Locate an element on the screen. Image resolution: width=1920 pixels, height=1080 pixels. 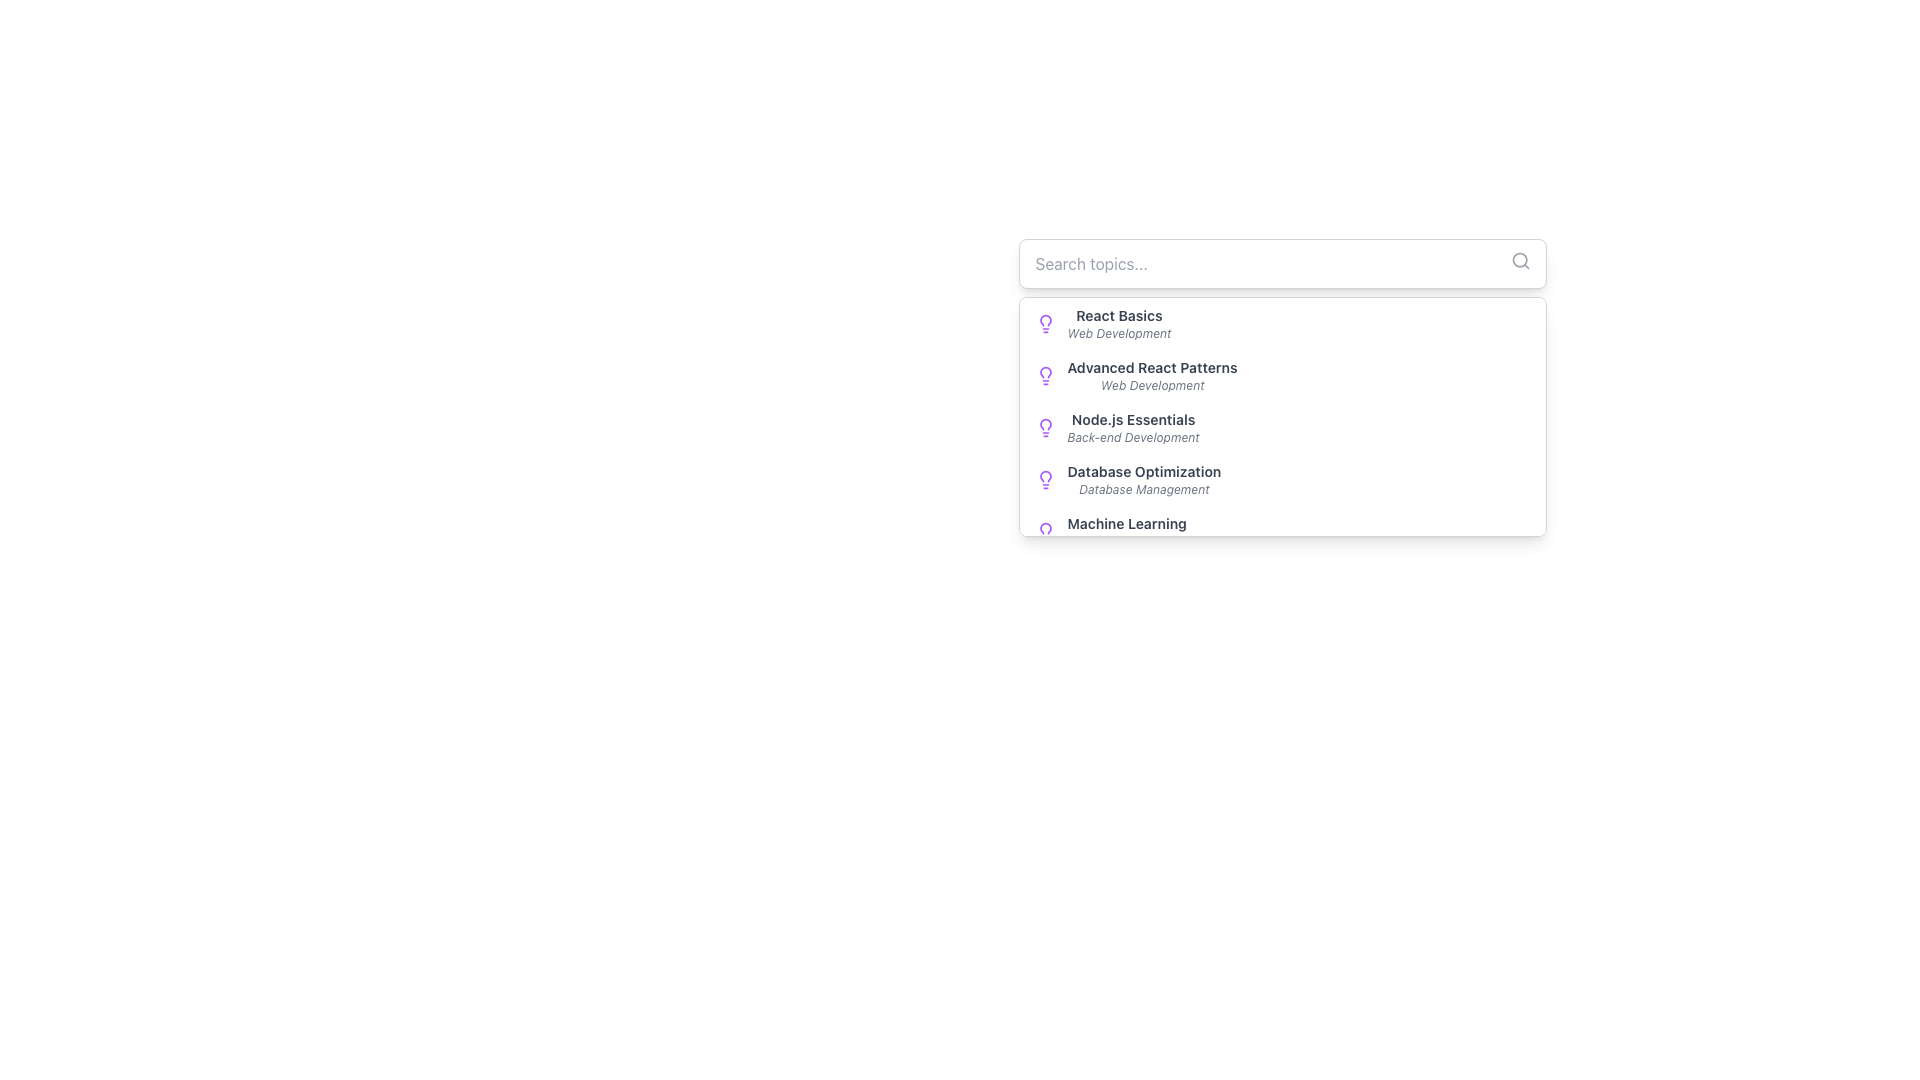
on the fourth list item labeled 'Database Optimization' in the navigation menu is located at coordinates (1144, 479).